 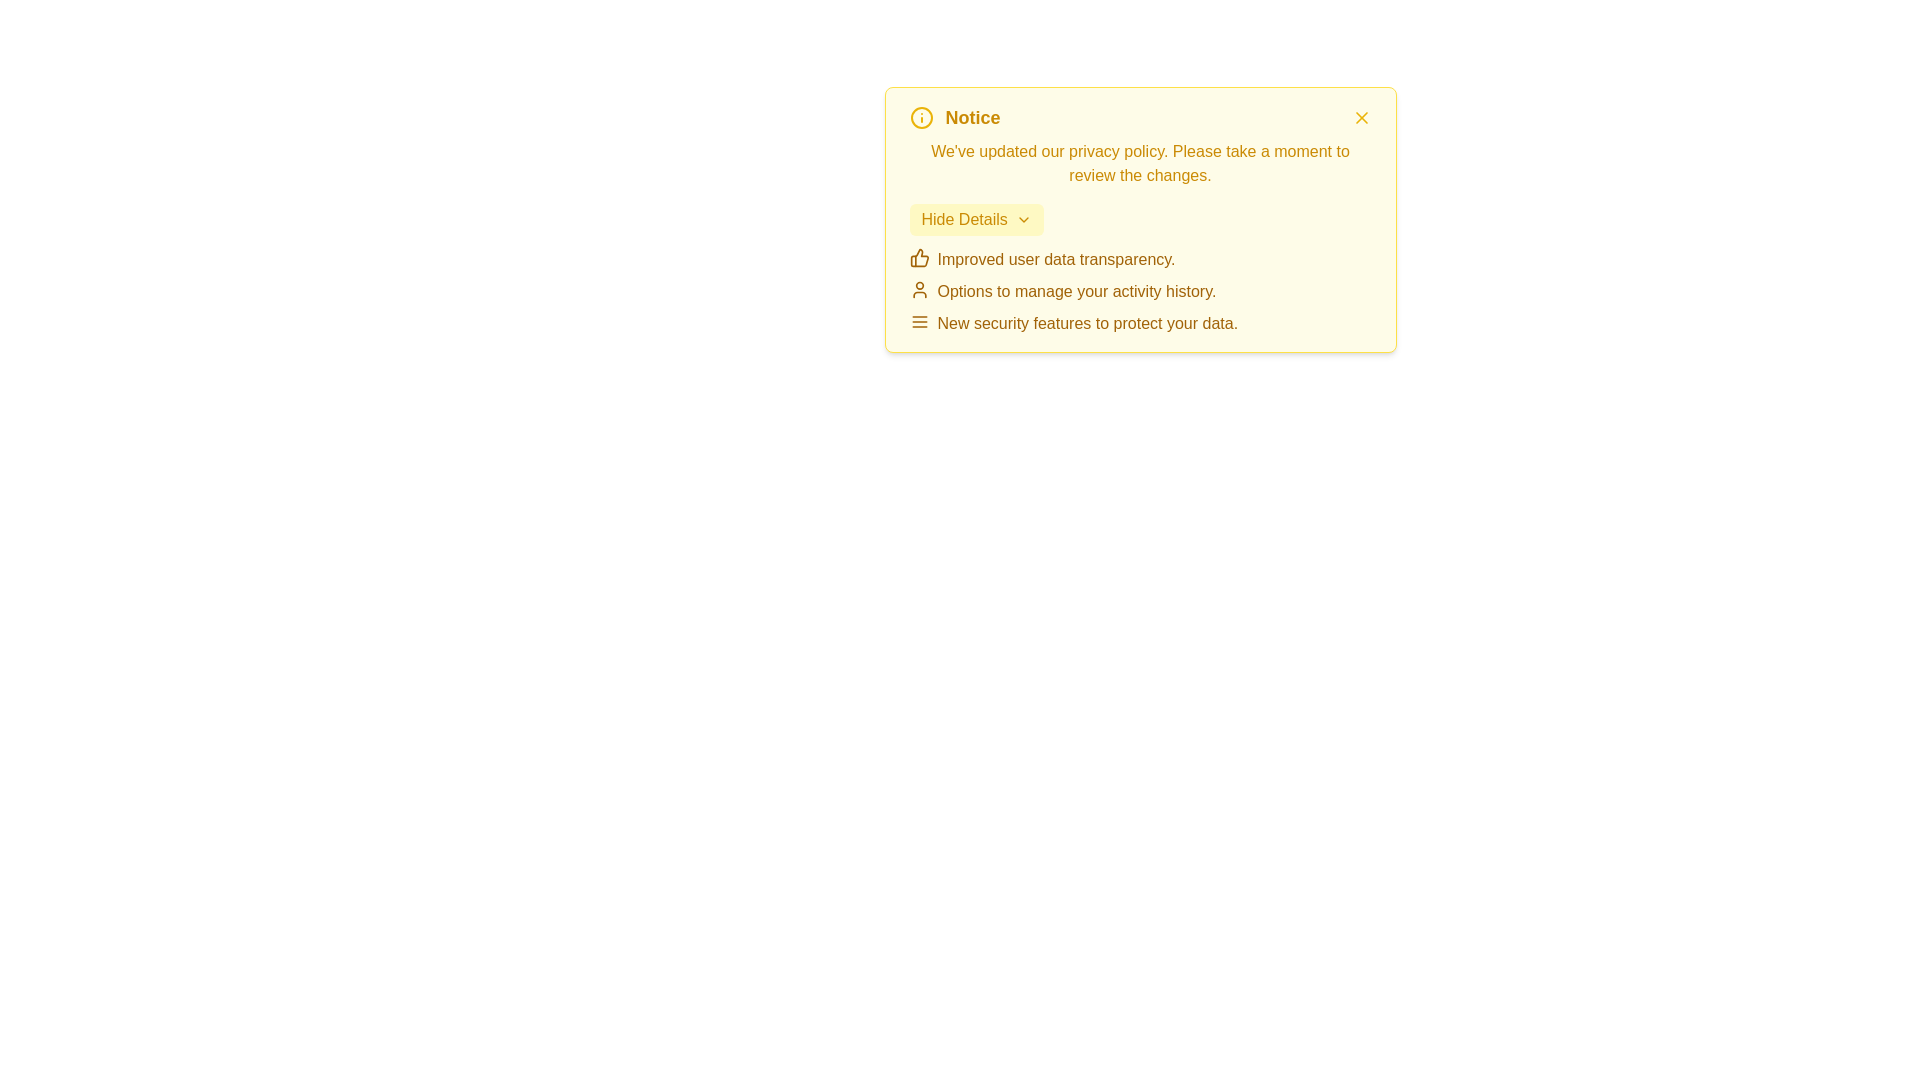 What do you see at coordinates (1055, 258) in the screenshot?
I see `the text that provides information about an improvement in data transparency within the notification card, located to the right of the thumbs-up icon` at bounding box center [1055, 258].